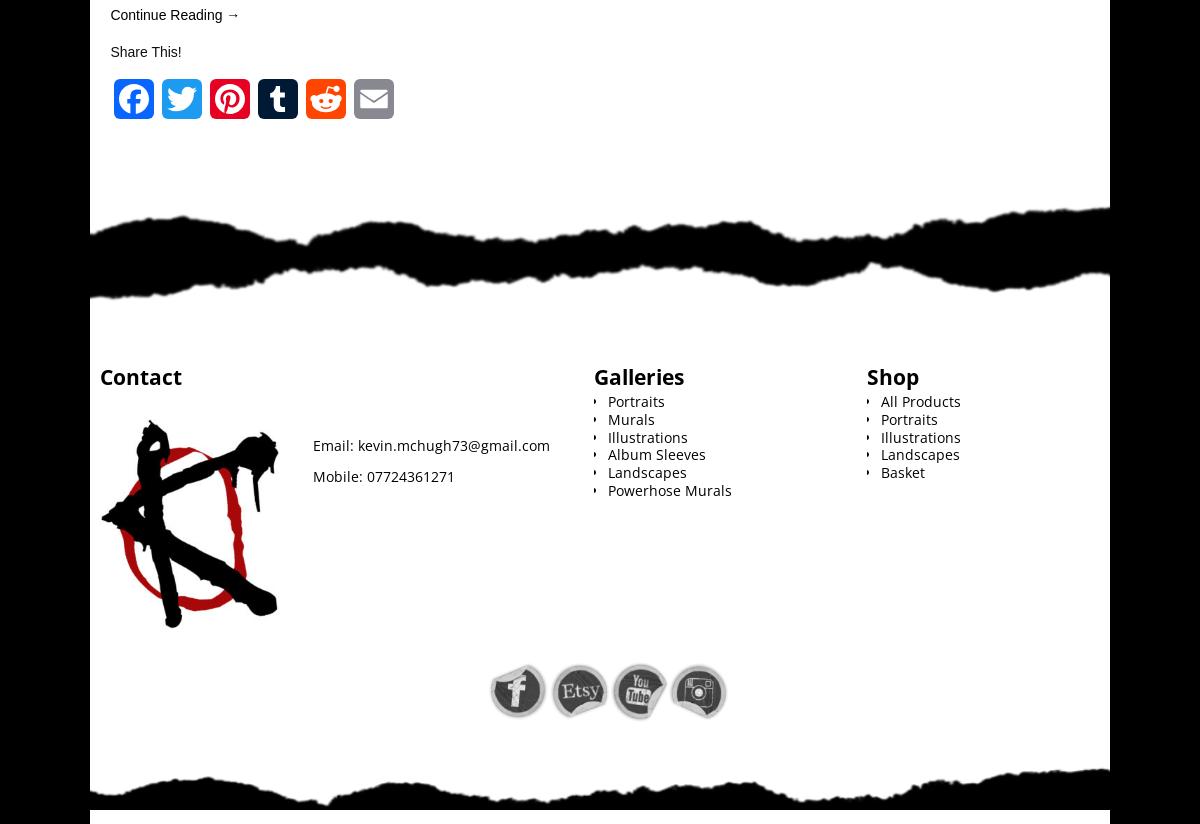 The image size is (1200, 824). Describe the element at coordinates (631, 417) in the screenshot. I see `'Murals'` at that location.